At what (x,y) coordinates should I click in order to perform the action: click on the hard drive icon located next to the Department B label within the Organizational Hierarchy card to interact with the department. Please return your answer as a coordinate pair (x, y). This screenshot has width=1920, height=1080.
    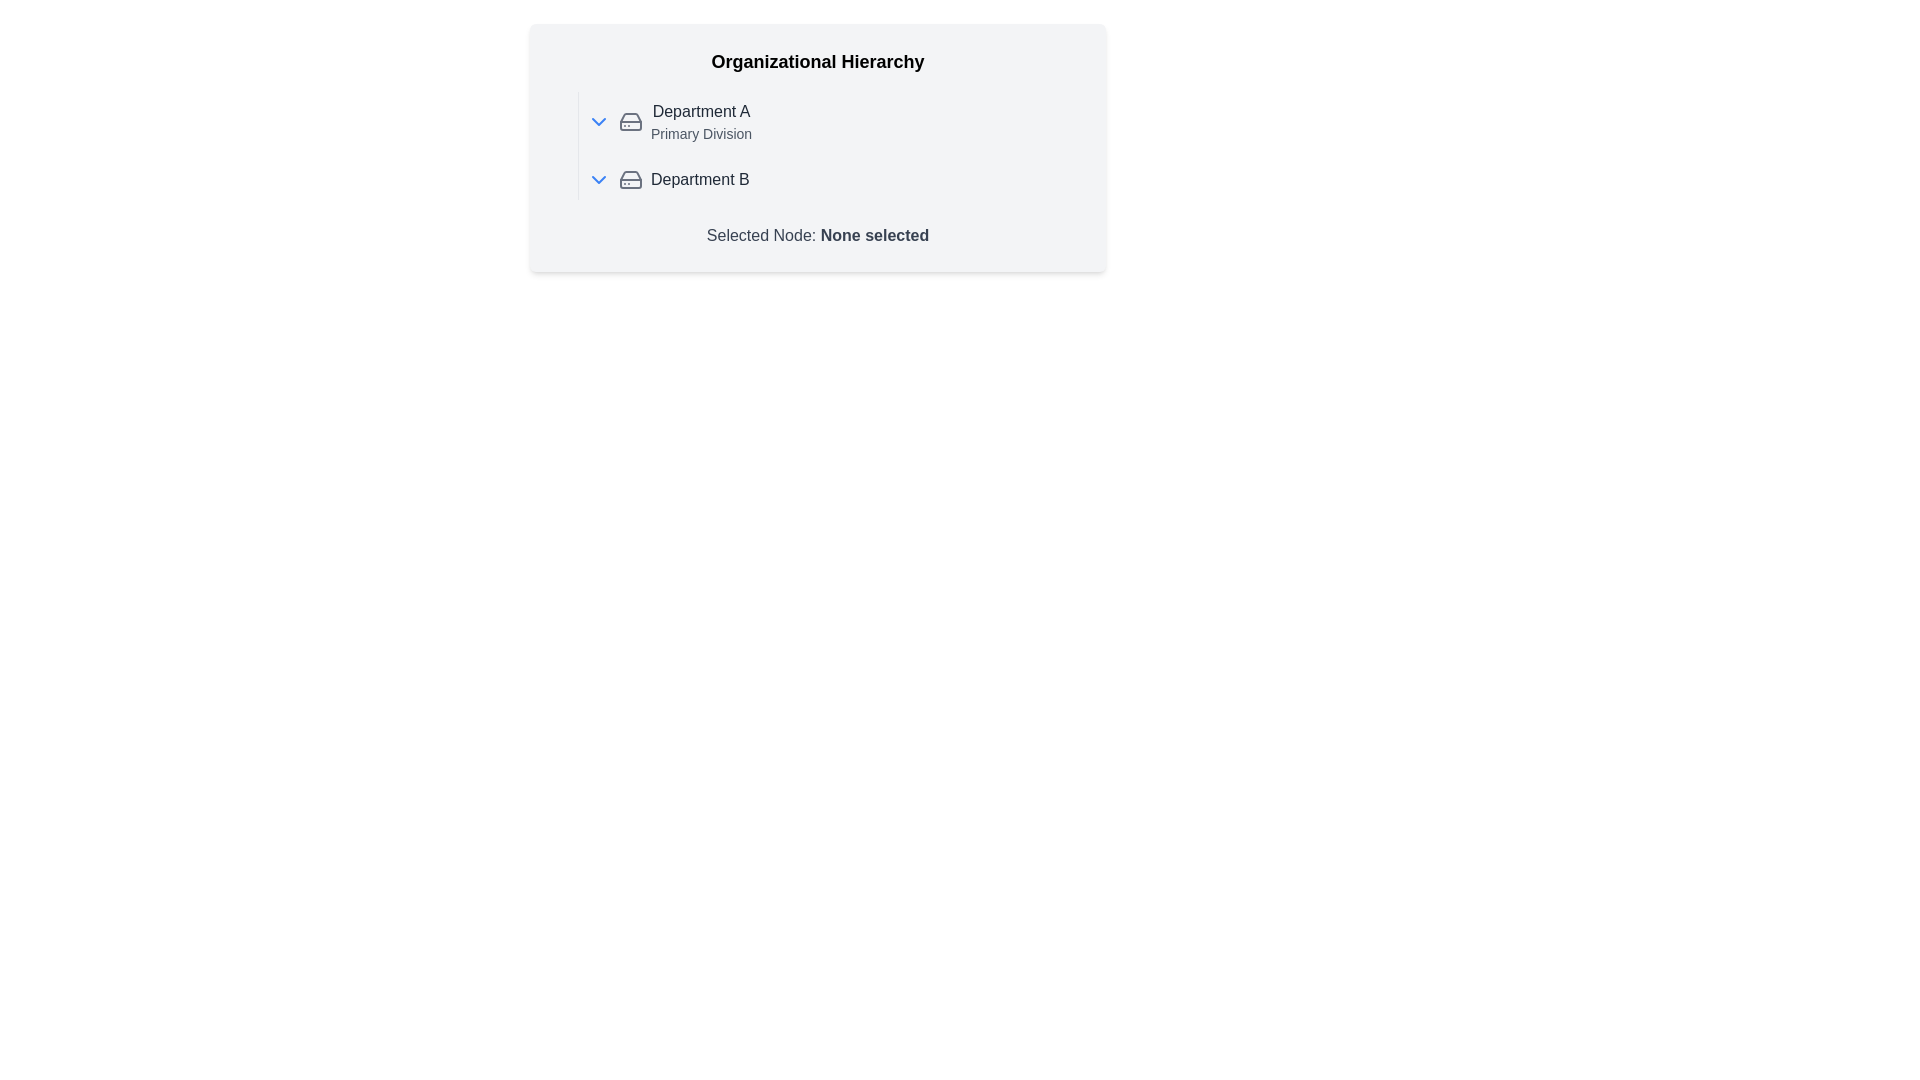
    Looking at the image, I should click on (629, 122).